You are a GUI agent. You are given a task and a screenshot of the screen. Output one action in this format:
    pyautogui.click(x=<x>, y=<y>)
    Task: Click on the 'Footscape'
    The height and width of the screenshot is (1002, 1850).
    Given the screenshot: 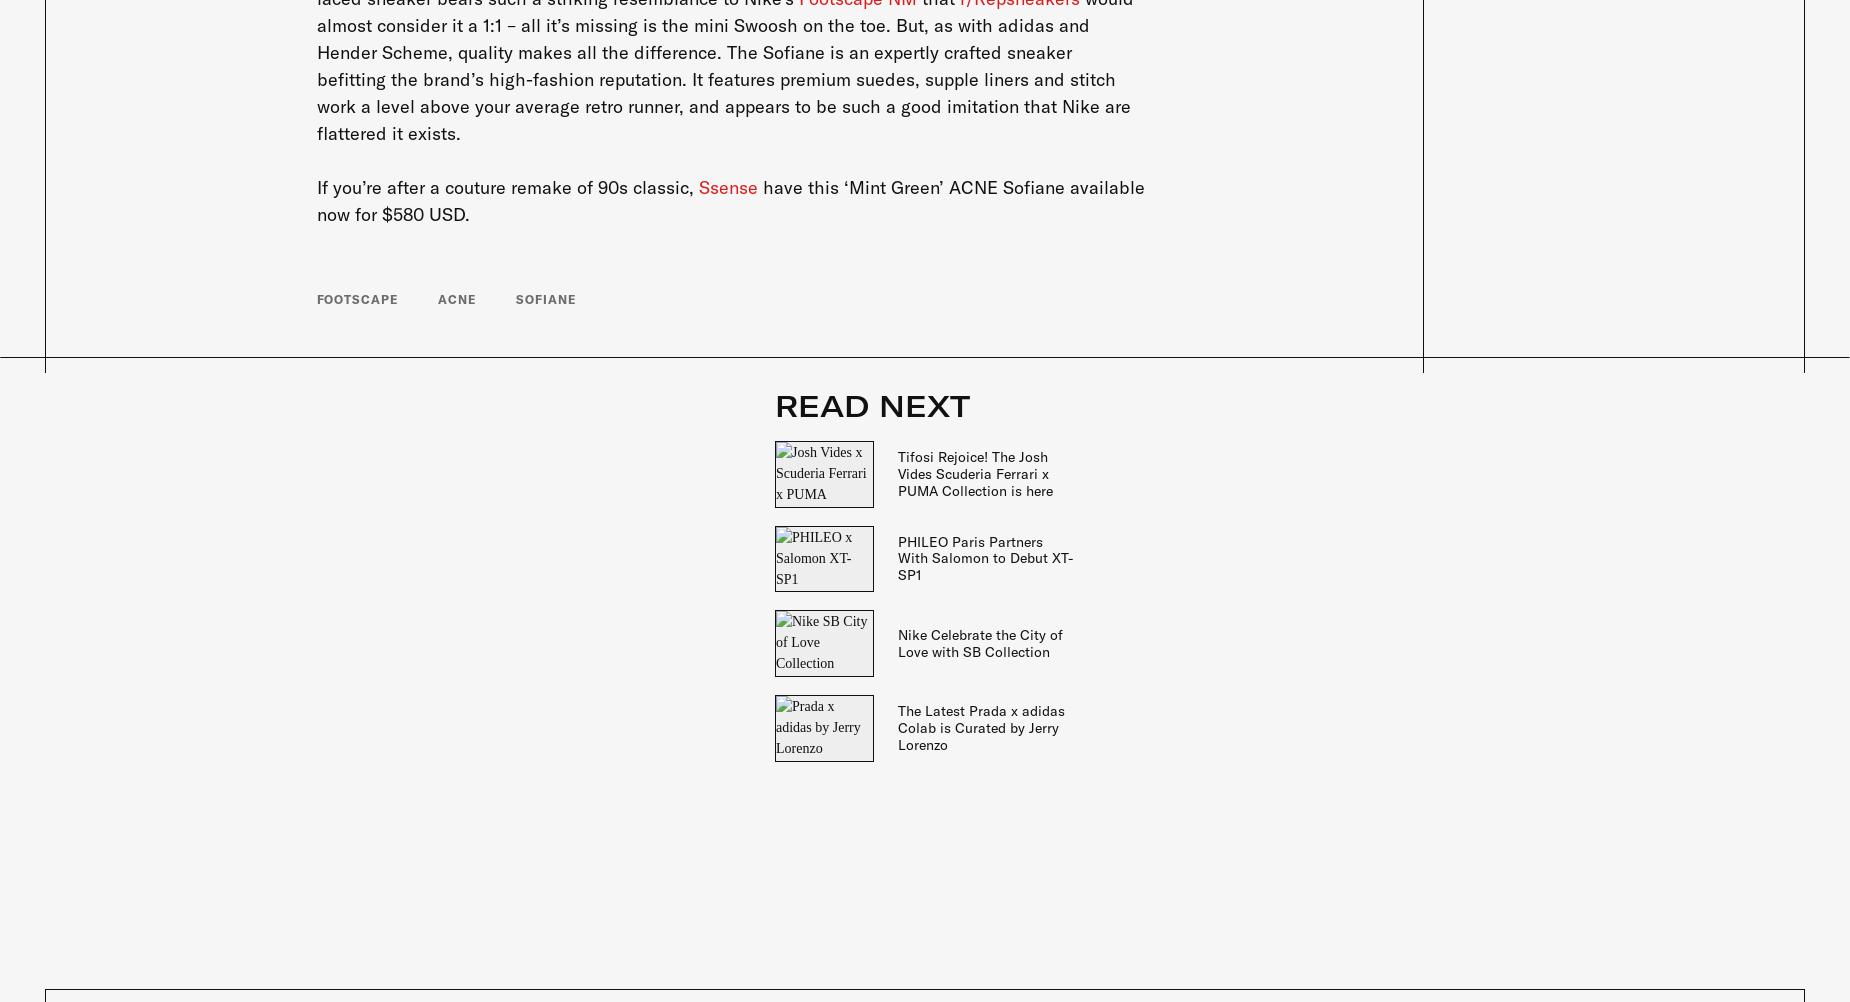 What is the action you would take?
    pyautogui.click(x=356, y=298)
    